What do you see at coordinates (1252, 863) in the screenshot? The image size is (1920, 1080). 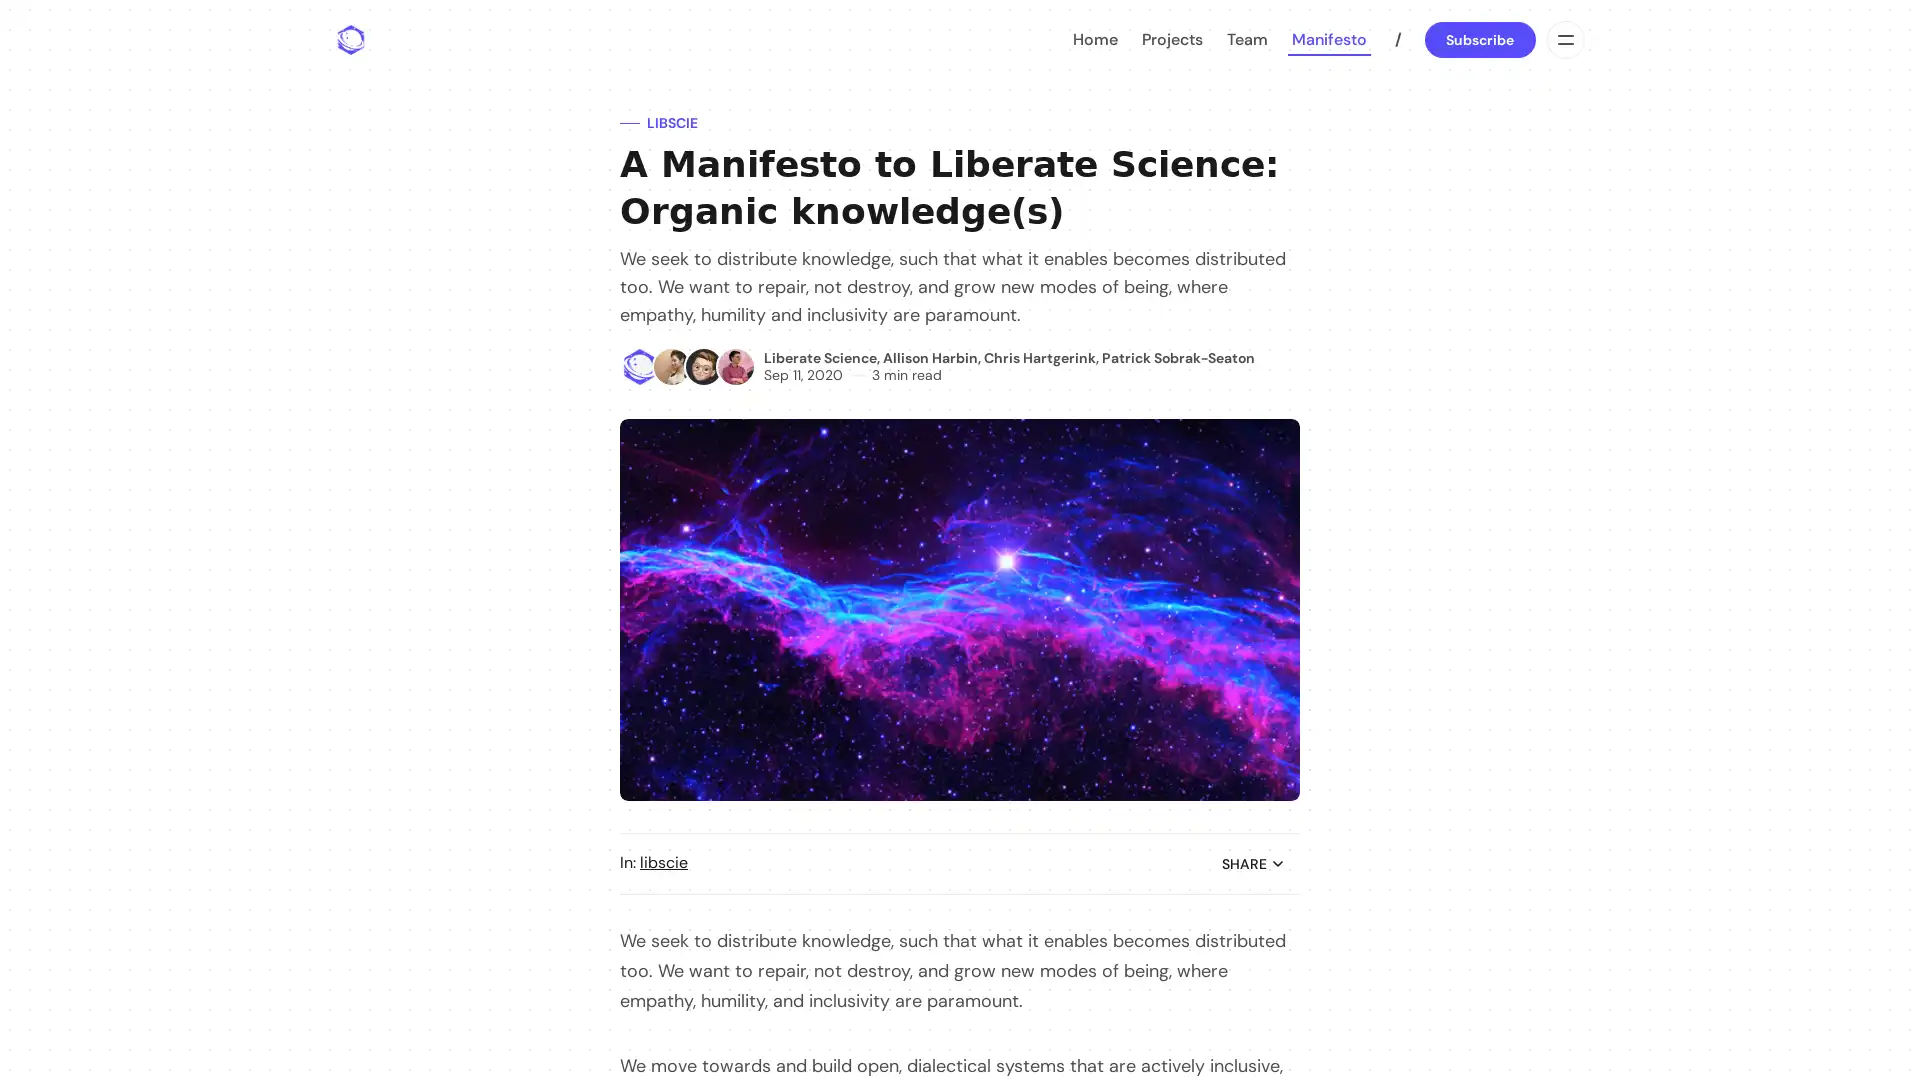 I see `SHARE` at bounding box center [1252, 863].